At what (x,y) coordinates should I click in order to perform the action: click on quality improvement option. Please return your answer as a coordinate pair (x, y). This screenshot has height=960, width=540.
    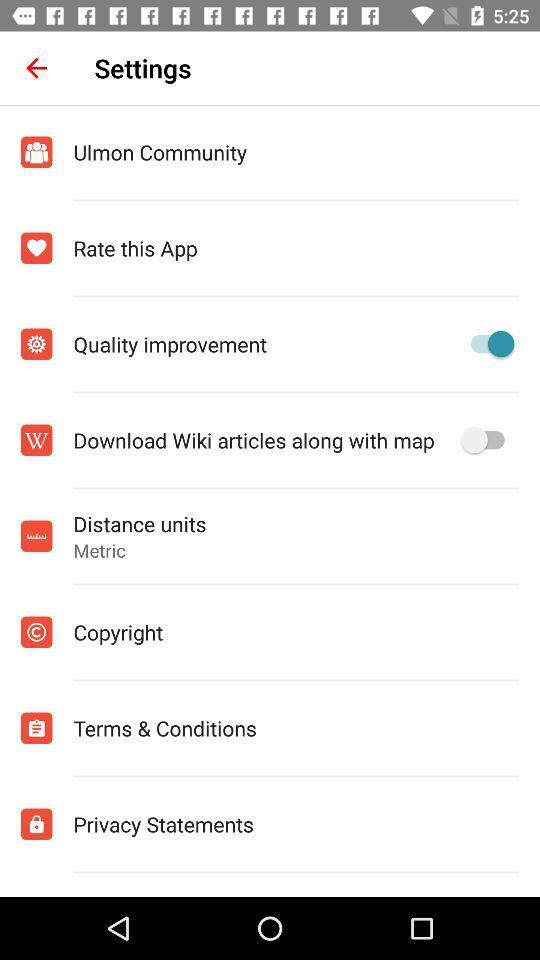
    Looking at the image, I should click on (486, 344).